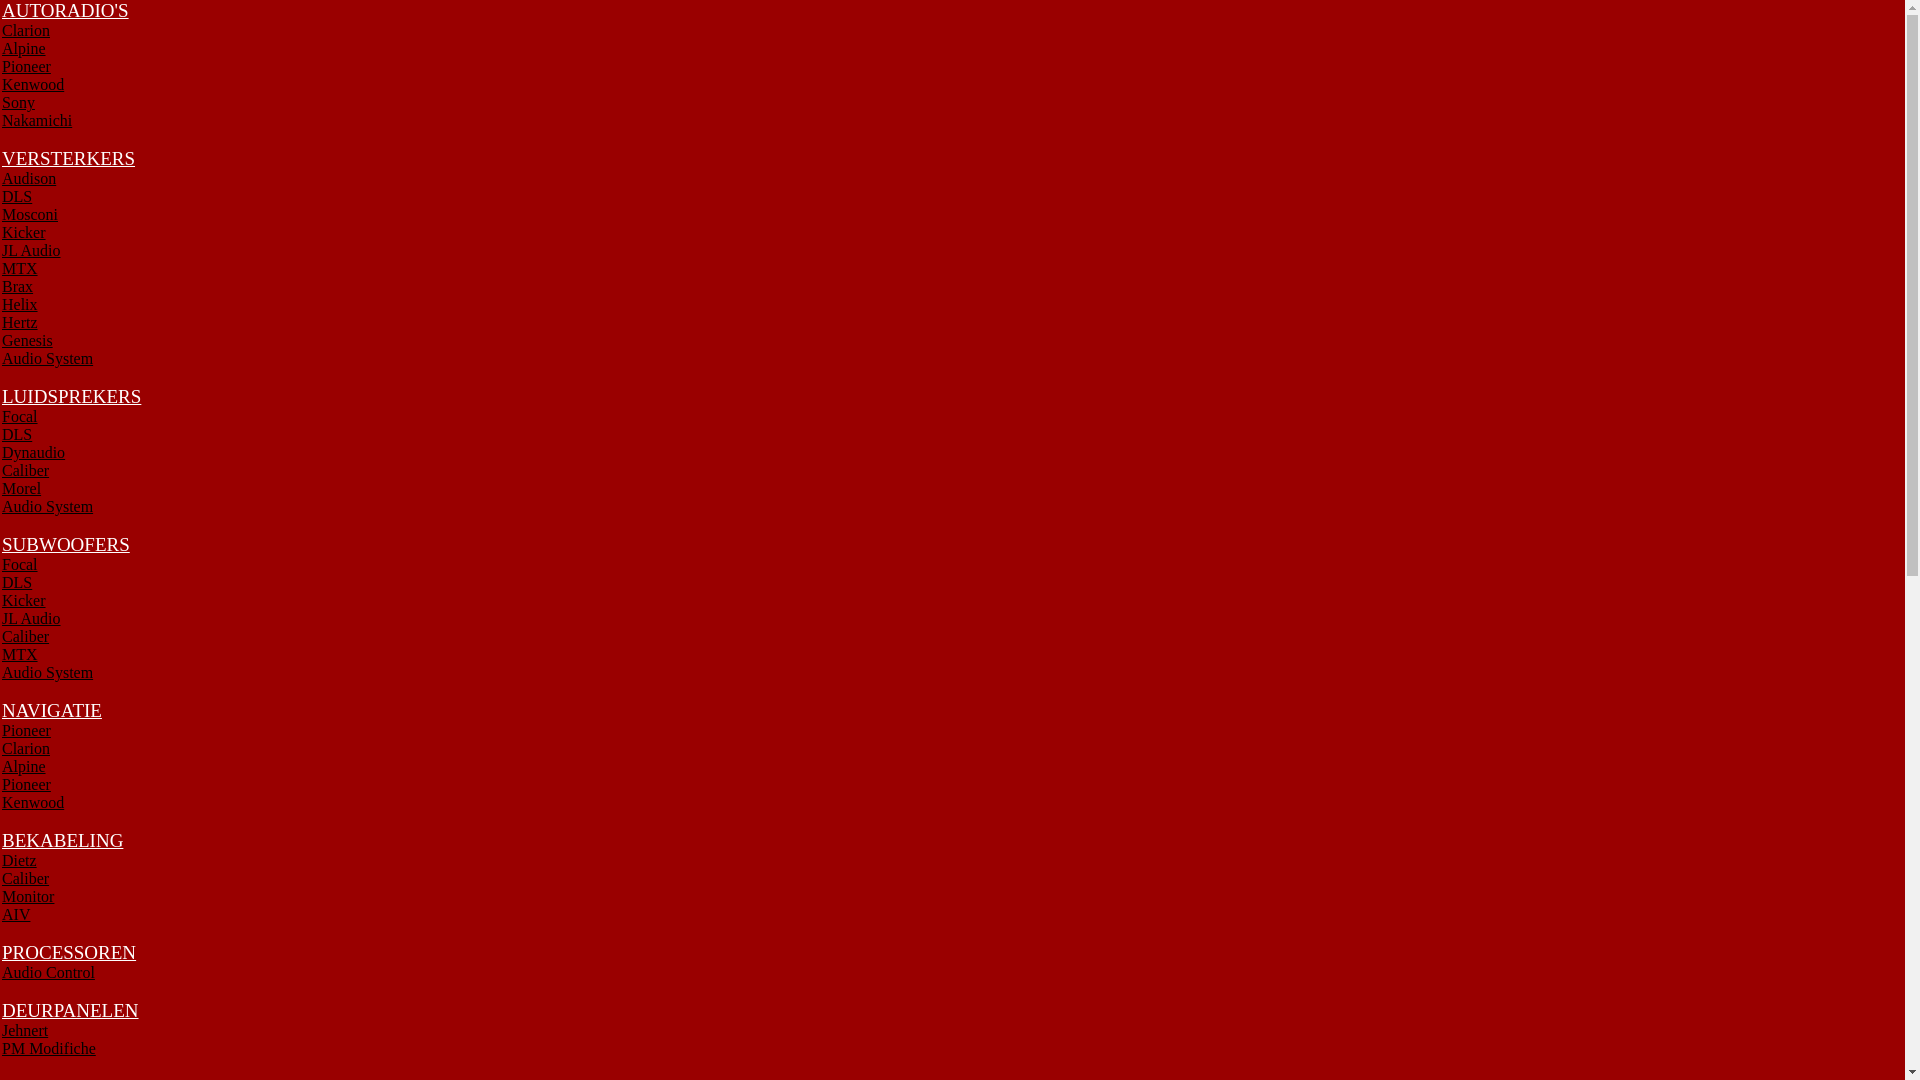  I want to click on 'Caliber', so click(25, 470).